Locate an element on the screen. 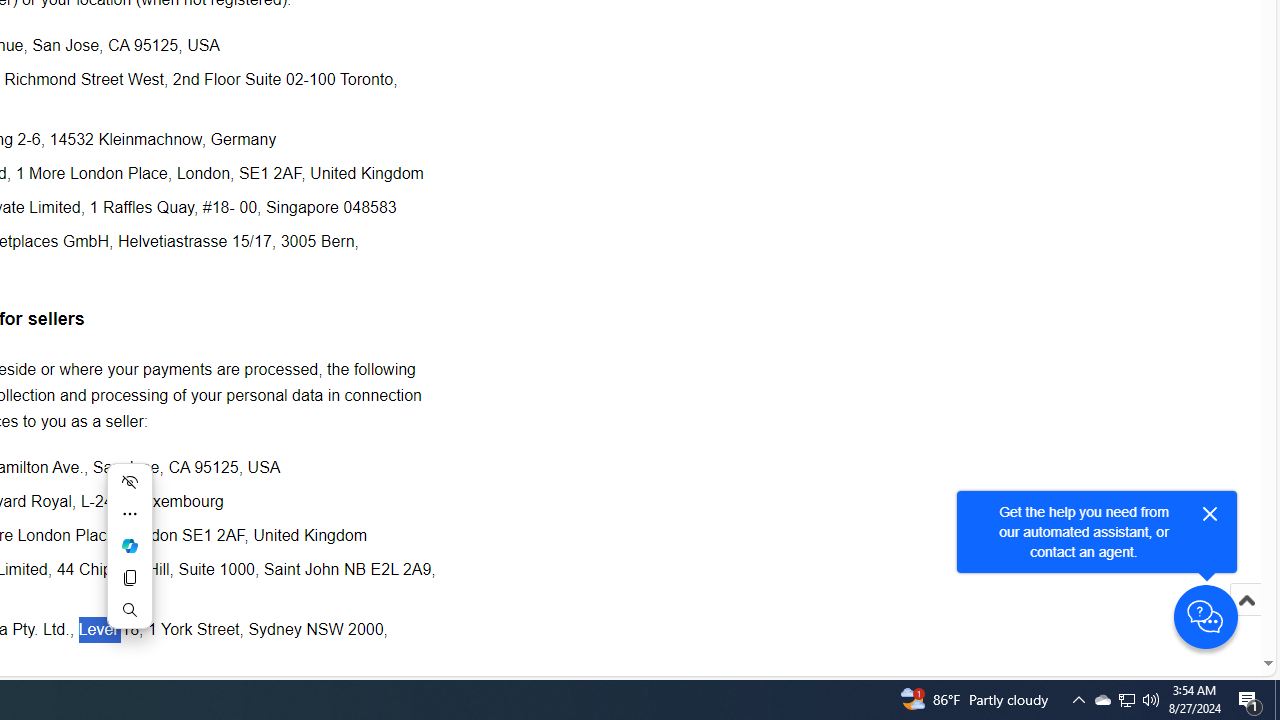  'Scroll to top' is located at coordinates (1245, 598).